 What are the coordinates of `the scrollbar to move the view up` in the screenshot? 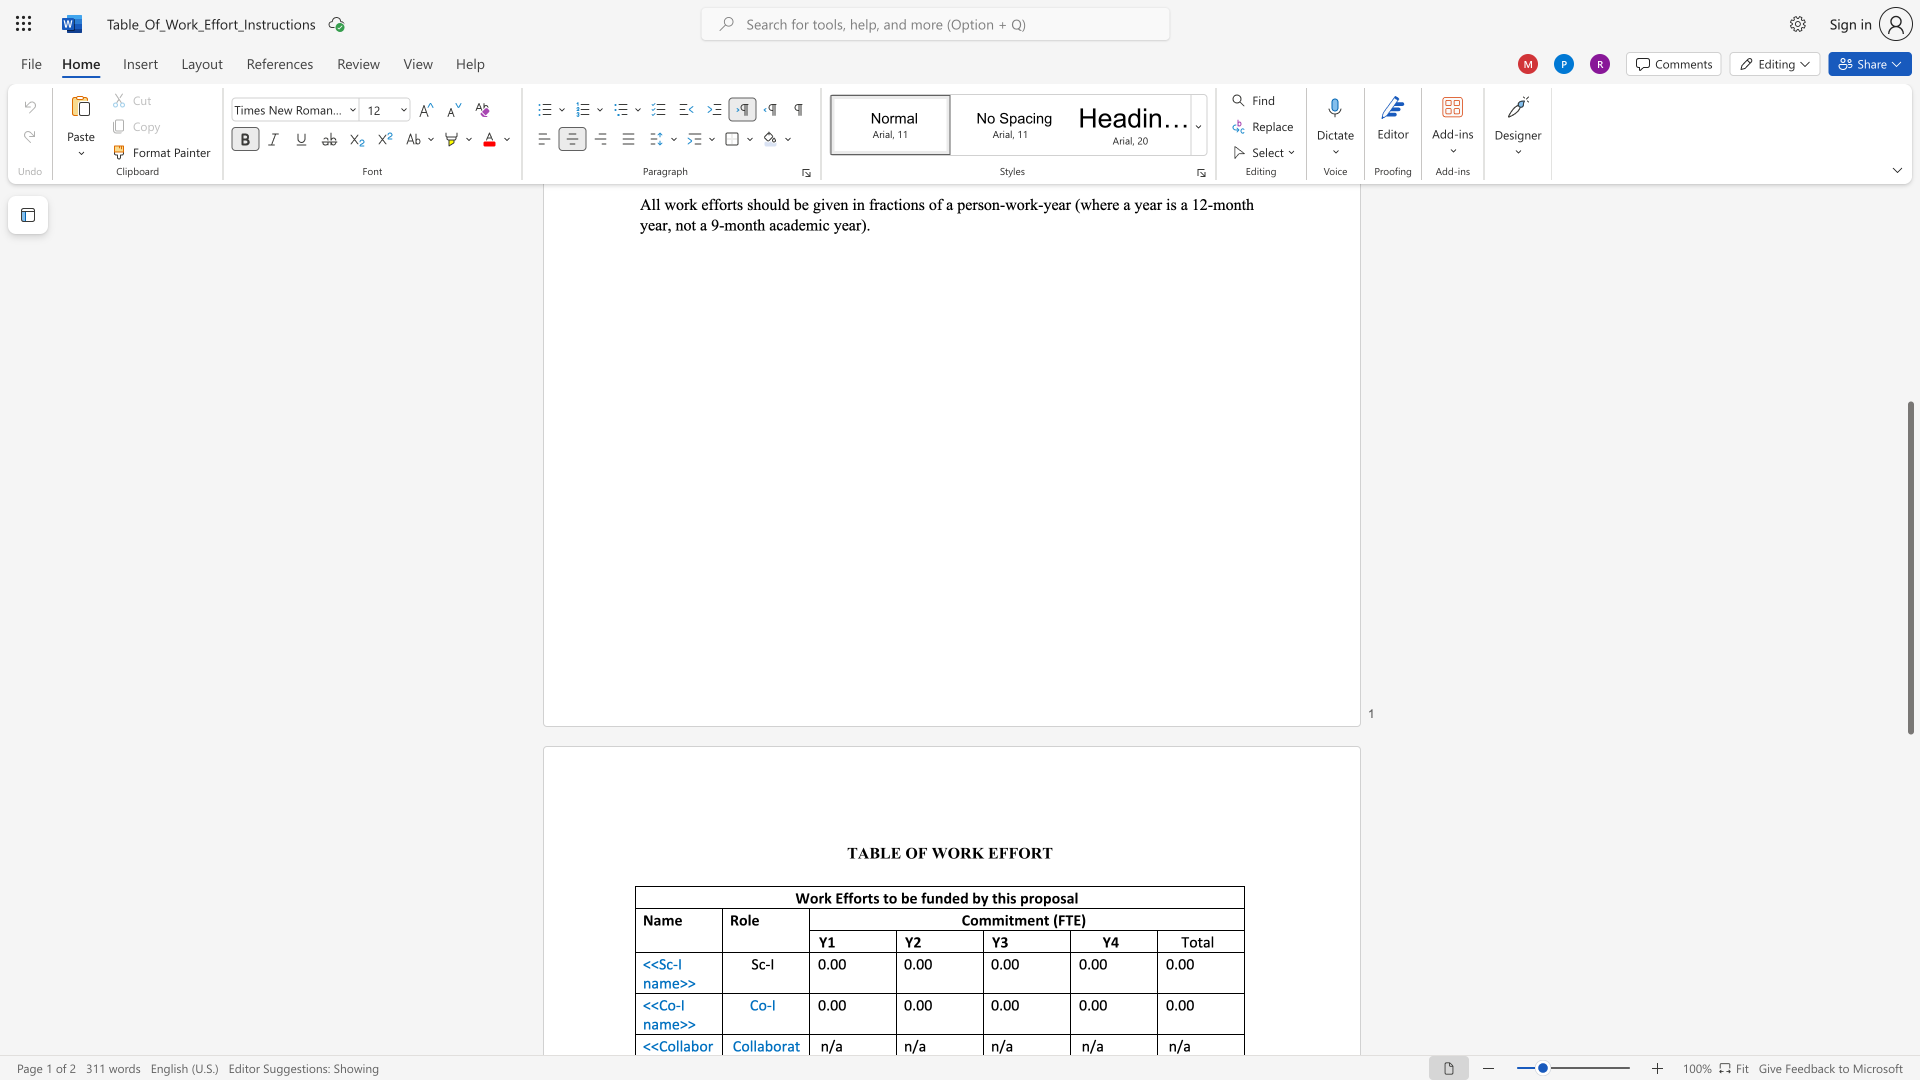 It's located at (1909, 270).